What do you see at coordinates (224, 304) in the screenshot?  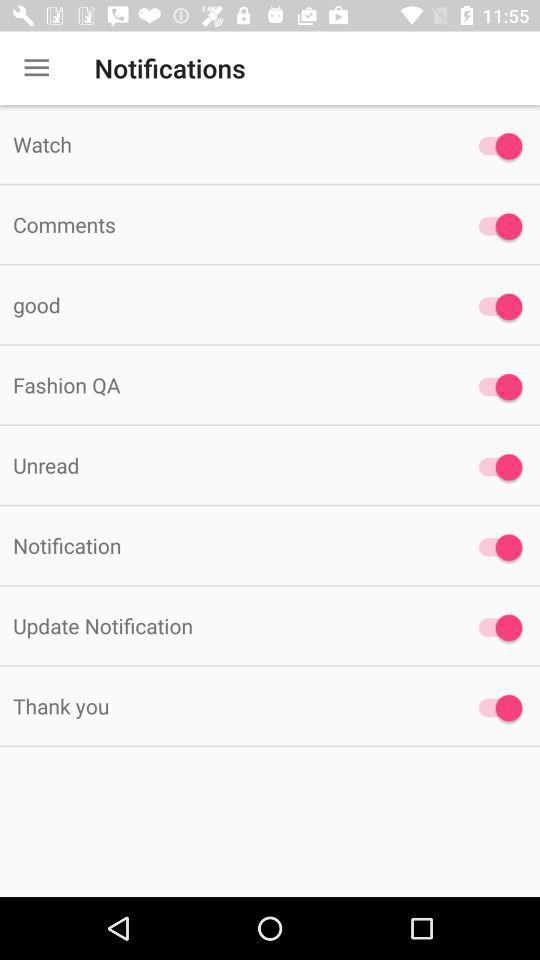 I see `the icon below comments icon` at bounding box center [224, 304].